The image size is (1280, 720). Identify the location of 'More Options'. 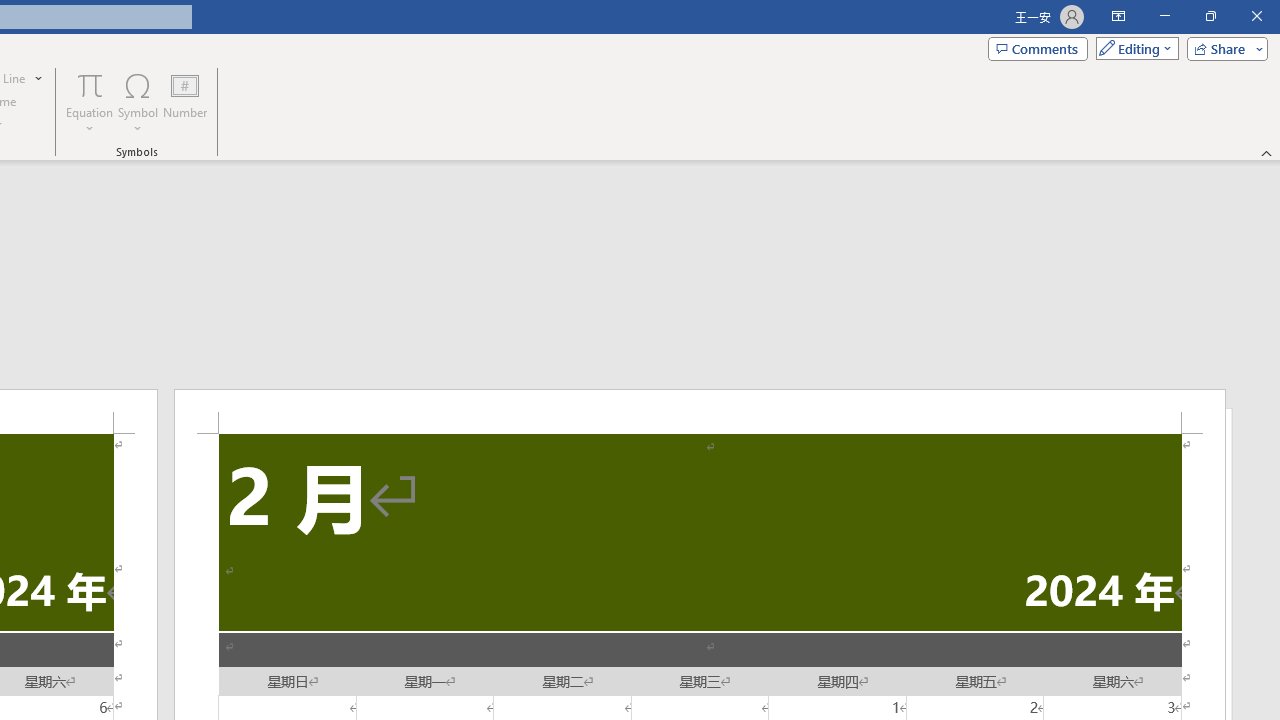
(89, 121).